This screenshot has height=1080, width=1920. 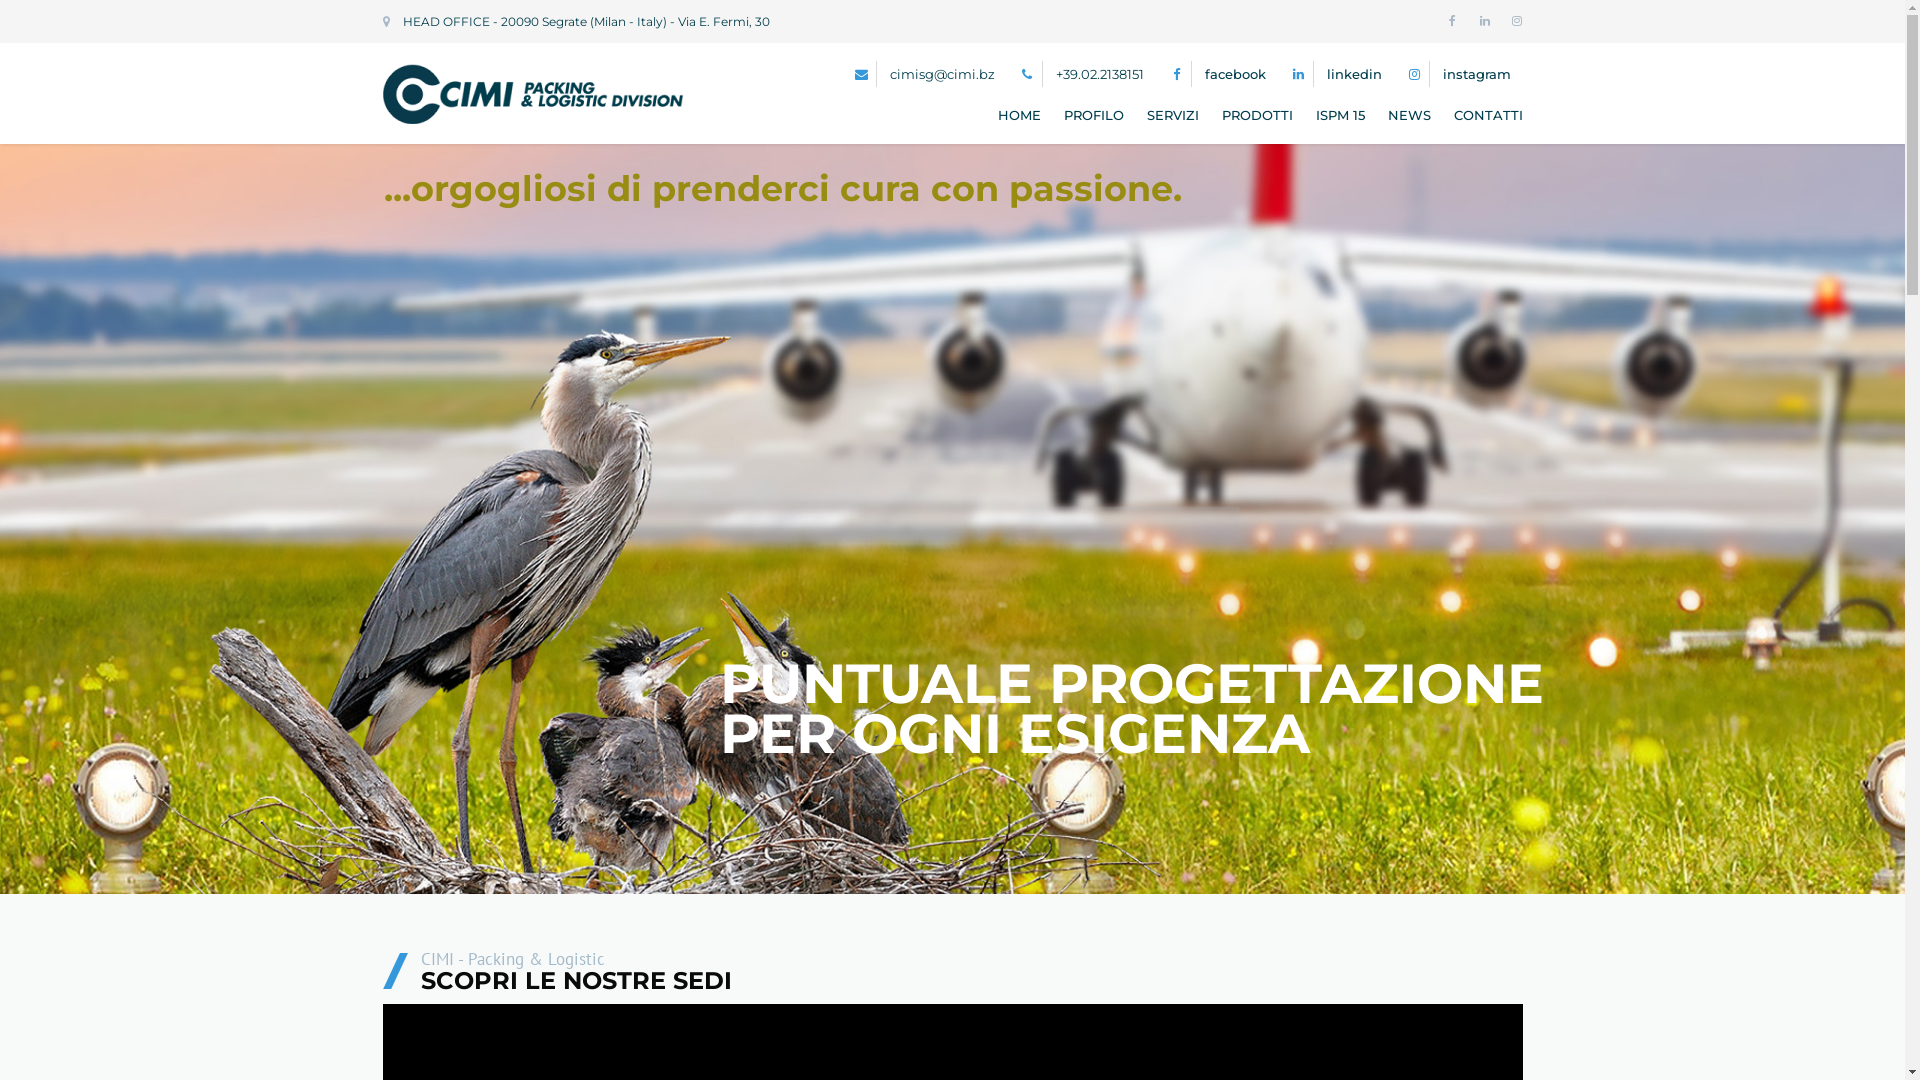 What do you see at coordinates (1408, 115) in the screenshot?
I see `'NEWS'` at bounding box center [1408, 115].